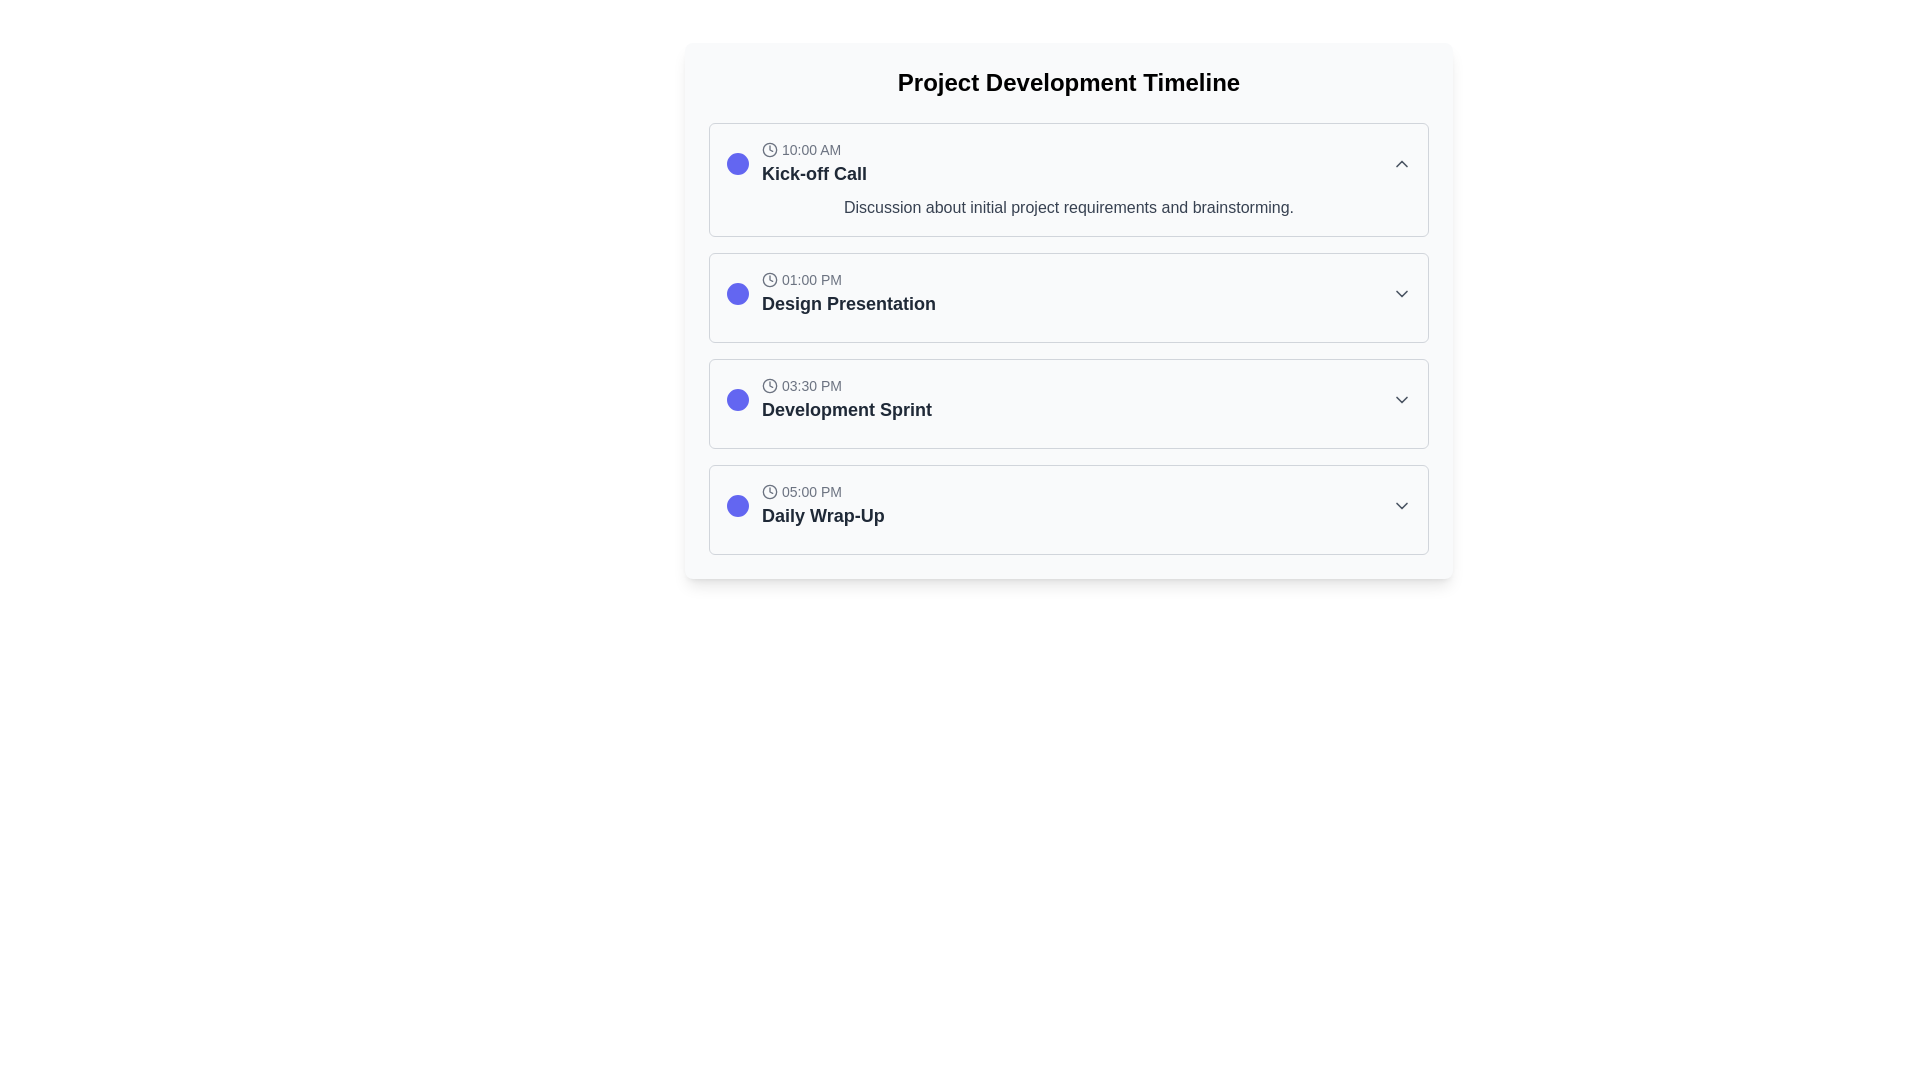 This screenshot has height=1080, width=1920. What do you see at coordinates (768, 149) in the screenshot?
I see `the time icon located to the left of the text '10:00 AM' in the event entry of the timeline if it serves as an interactive button` at bounding box center [768, 149].